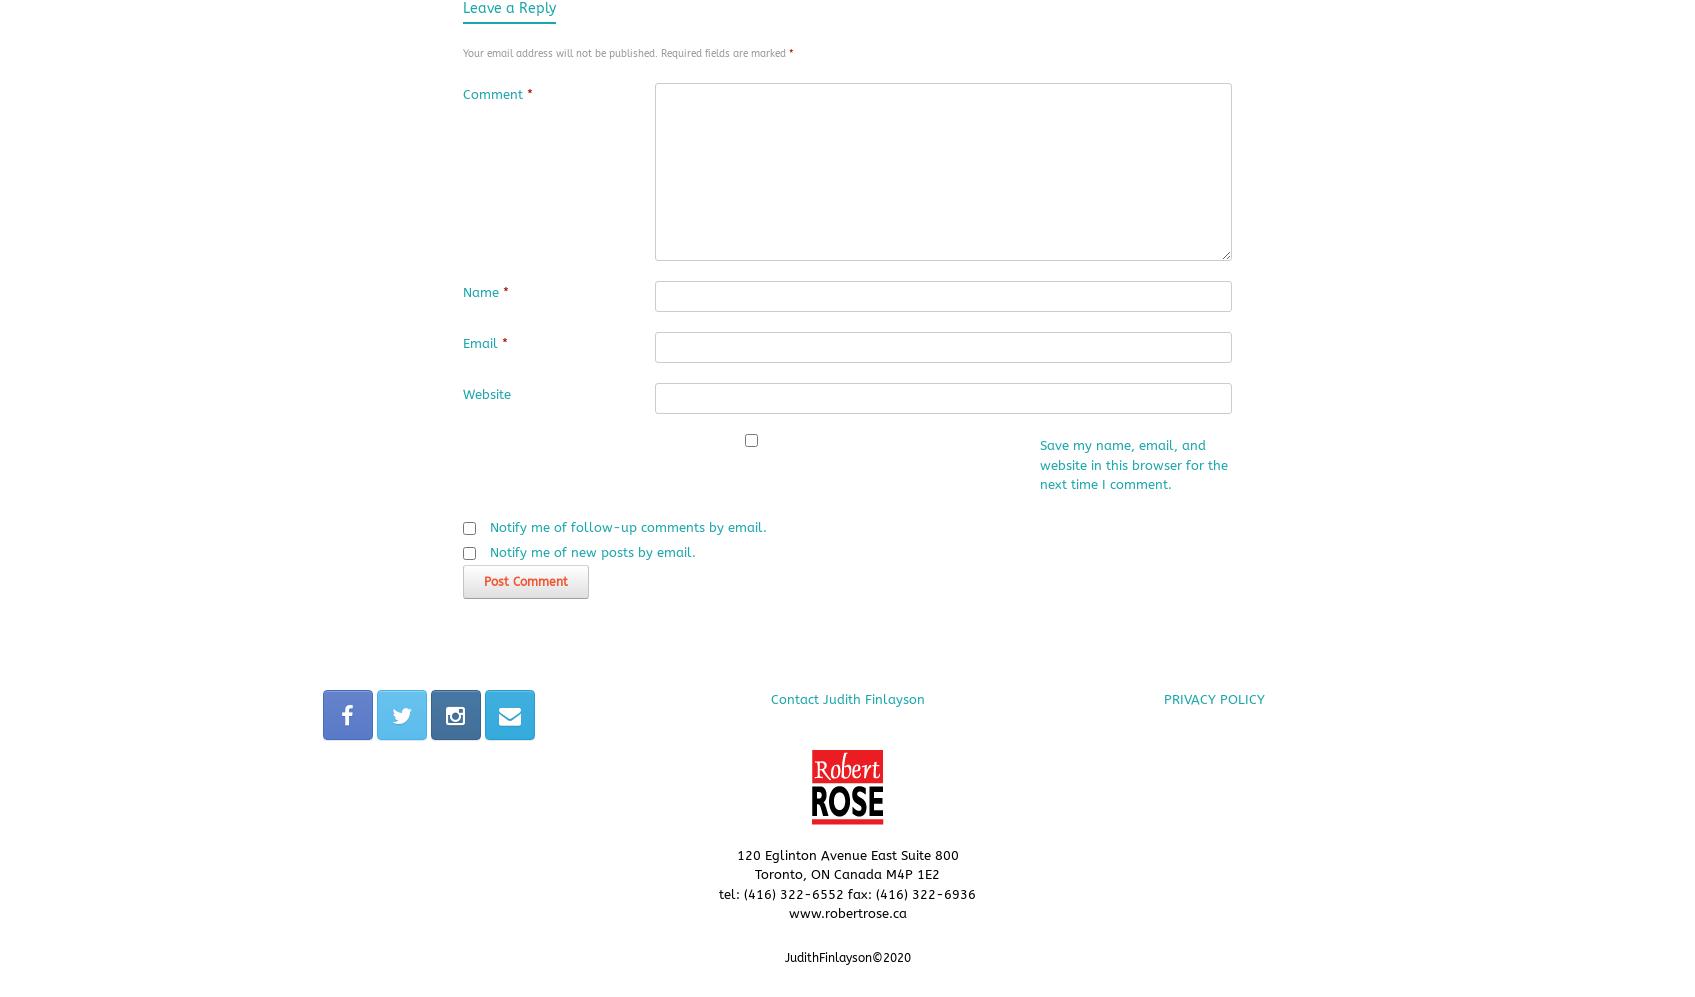 This screenshot has width=1695, height=997. I want to click on 'Comment', so click(492, 94).